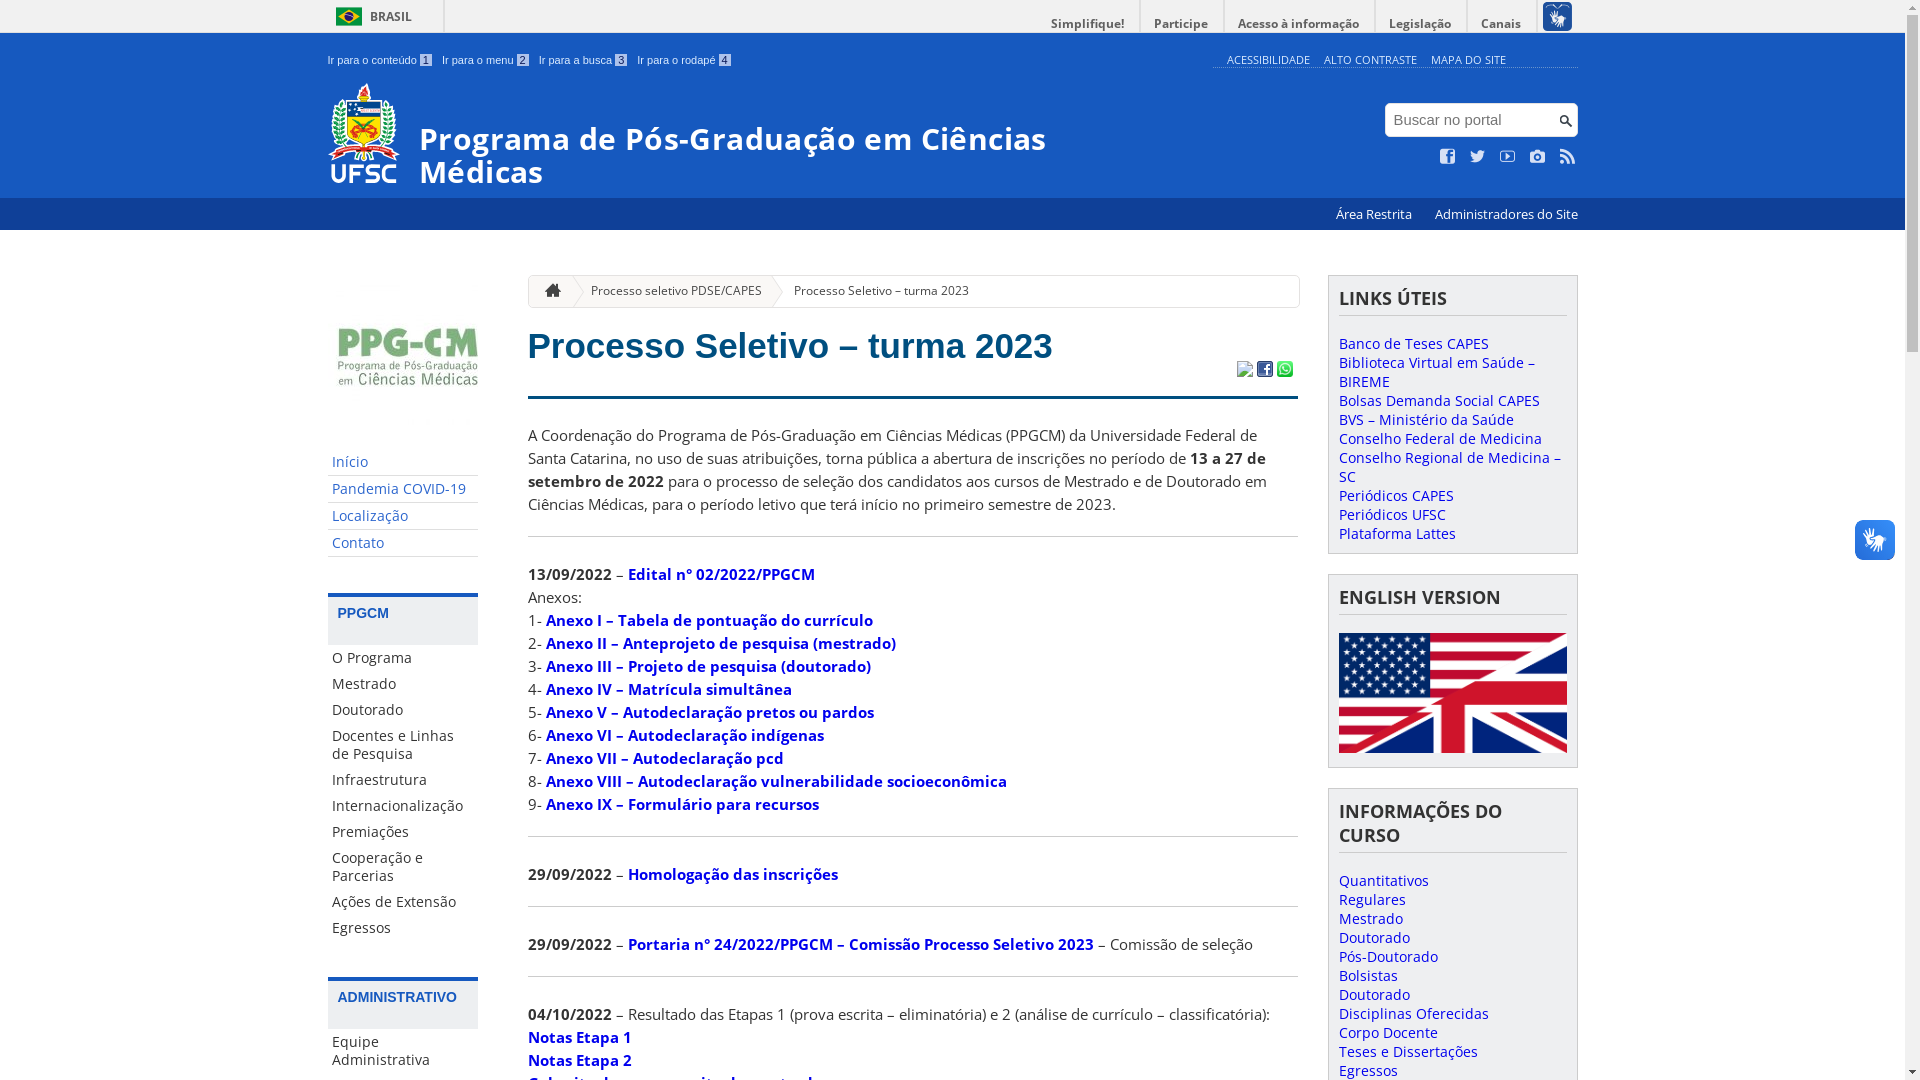 The height and width of the screenshot is (1080, 1920). What do you see at coordinates (1502, 23) in the screenshot?
I see `'Canais'` at bounding box center [1502, 23].